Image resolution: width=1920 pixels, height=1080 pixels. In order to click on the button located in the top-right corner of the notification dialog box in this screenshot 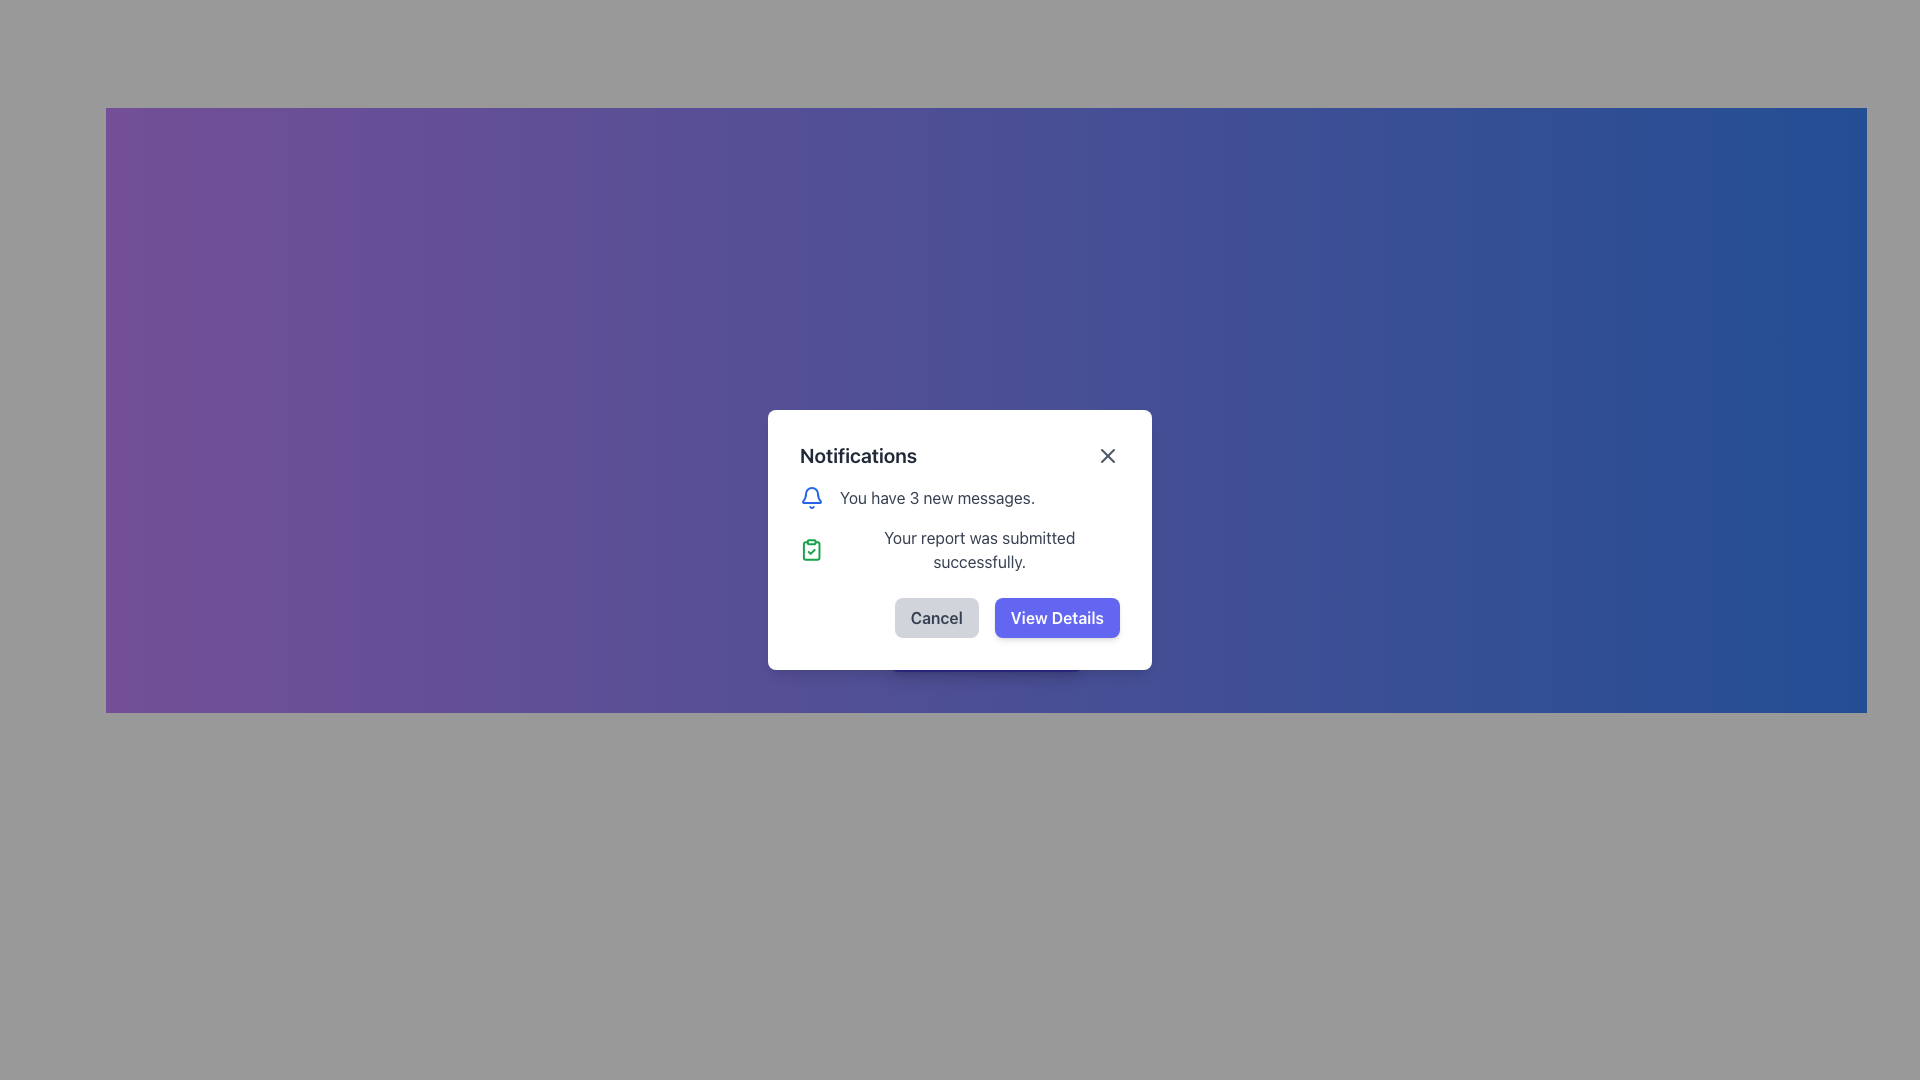, I will do `click(1107, 455)`.